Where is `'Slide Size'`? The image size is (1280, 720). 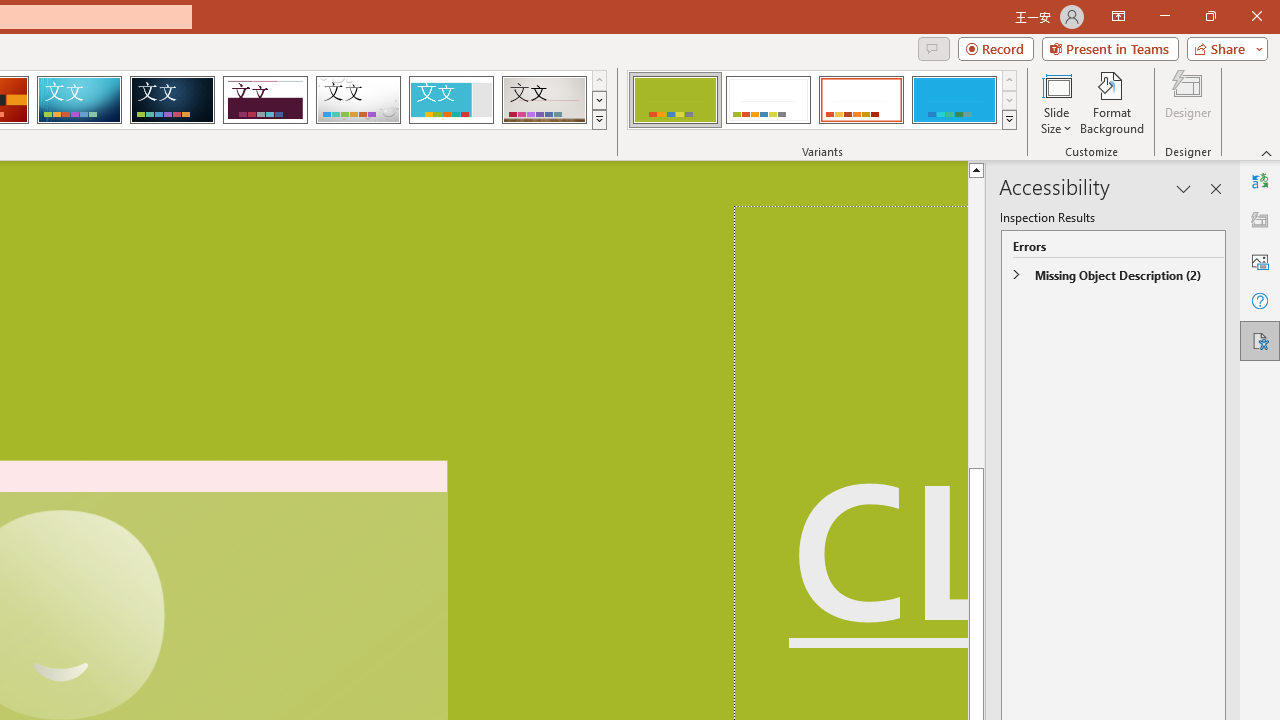 'Slide Size' is located at coordinates (1055, 103).